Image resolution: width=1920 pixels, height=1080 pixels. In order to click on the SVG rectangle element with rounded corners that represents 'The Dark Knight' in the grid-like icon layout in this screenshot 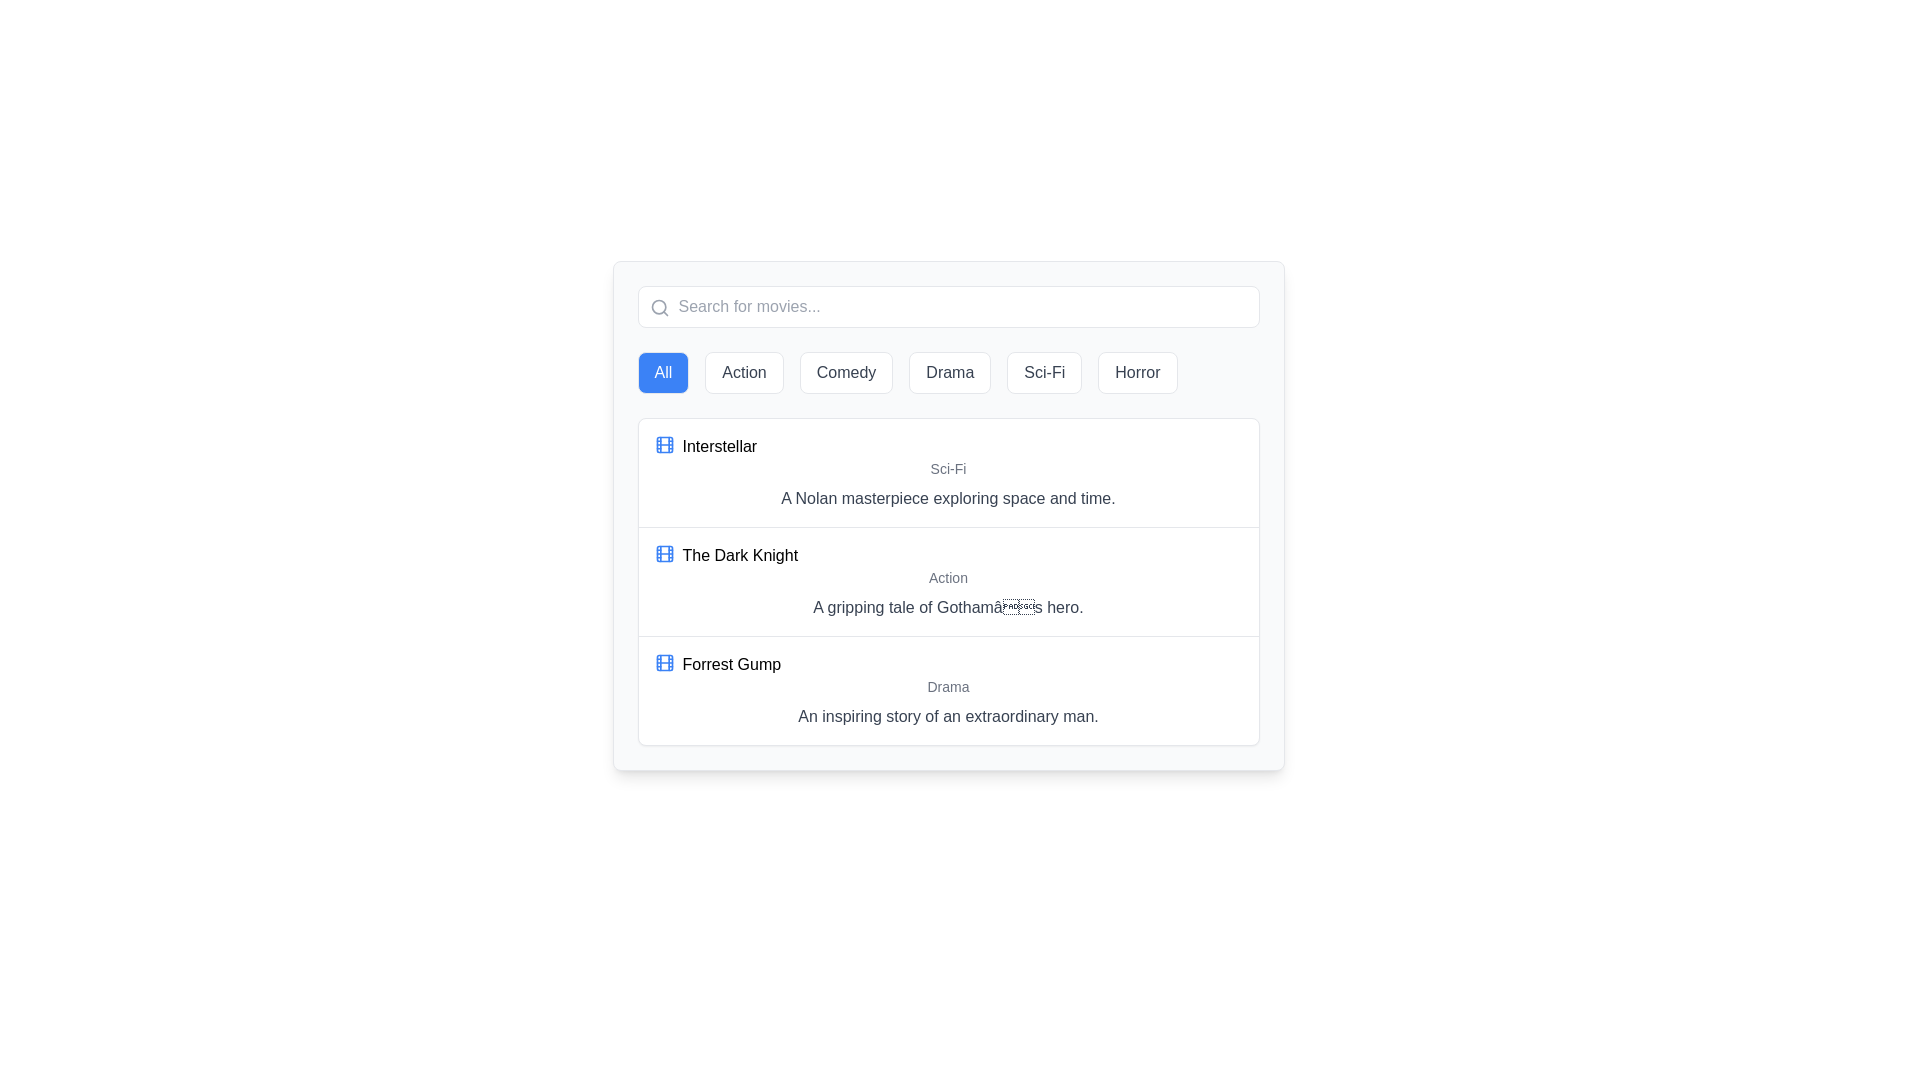, I will do `click(664, 663)`.